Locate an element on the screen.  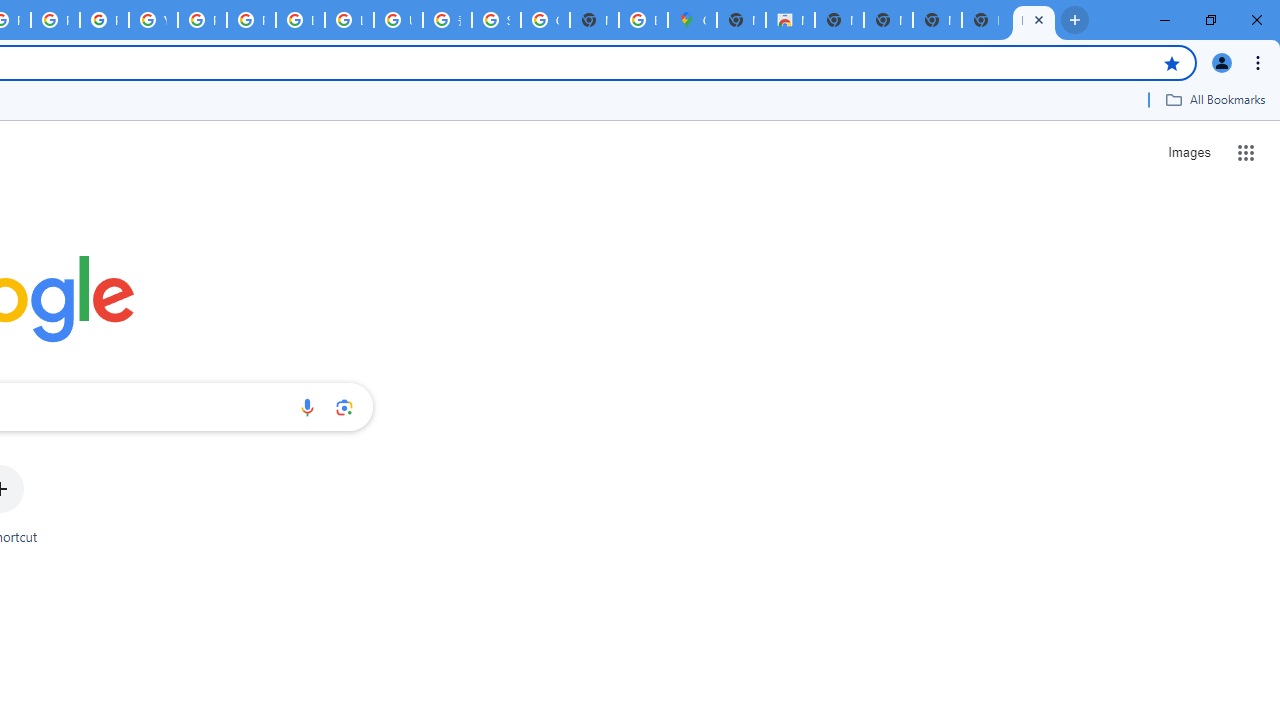
'Google Maps' is located at coordinates (692, 20).